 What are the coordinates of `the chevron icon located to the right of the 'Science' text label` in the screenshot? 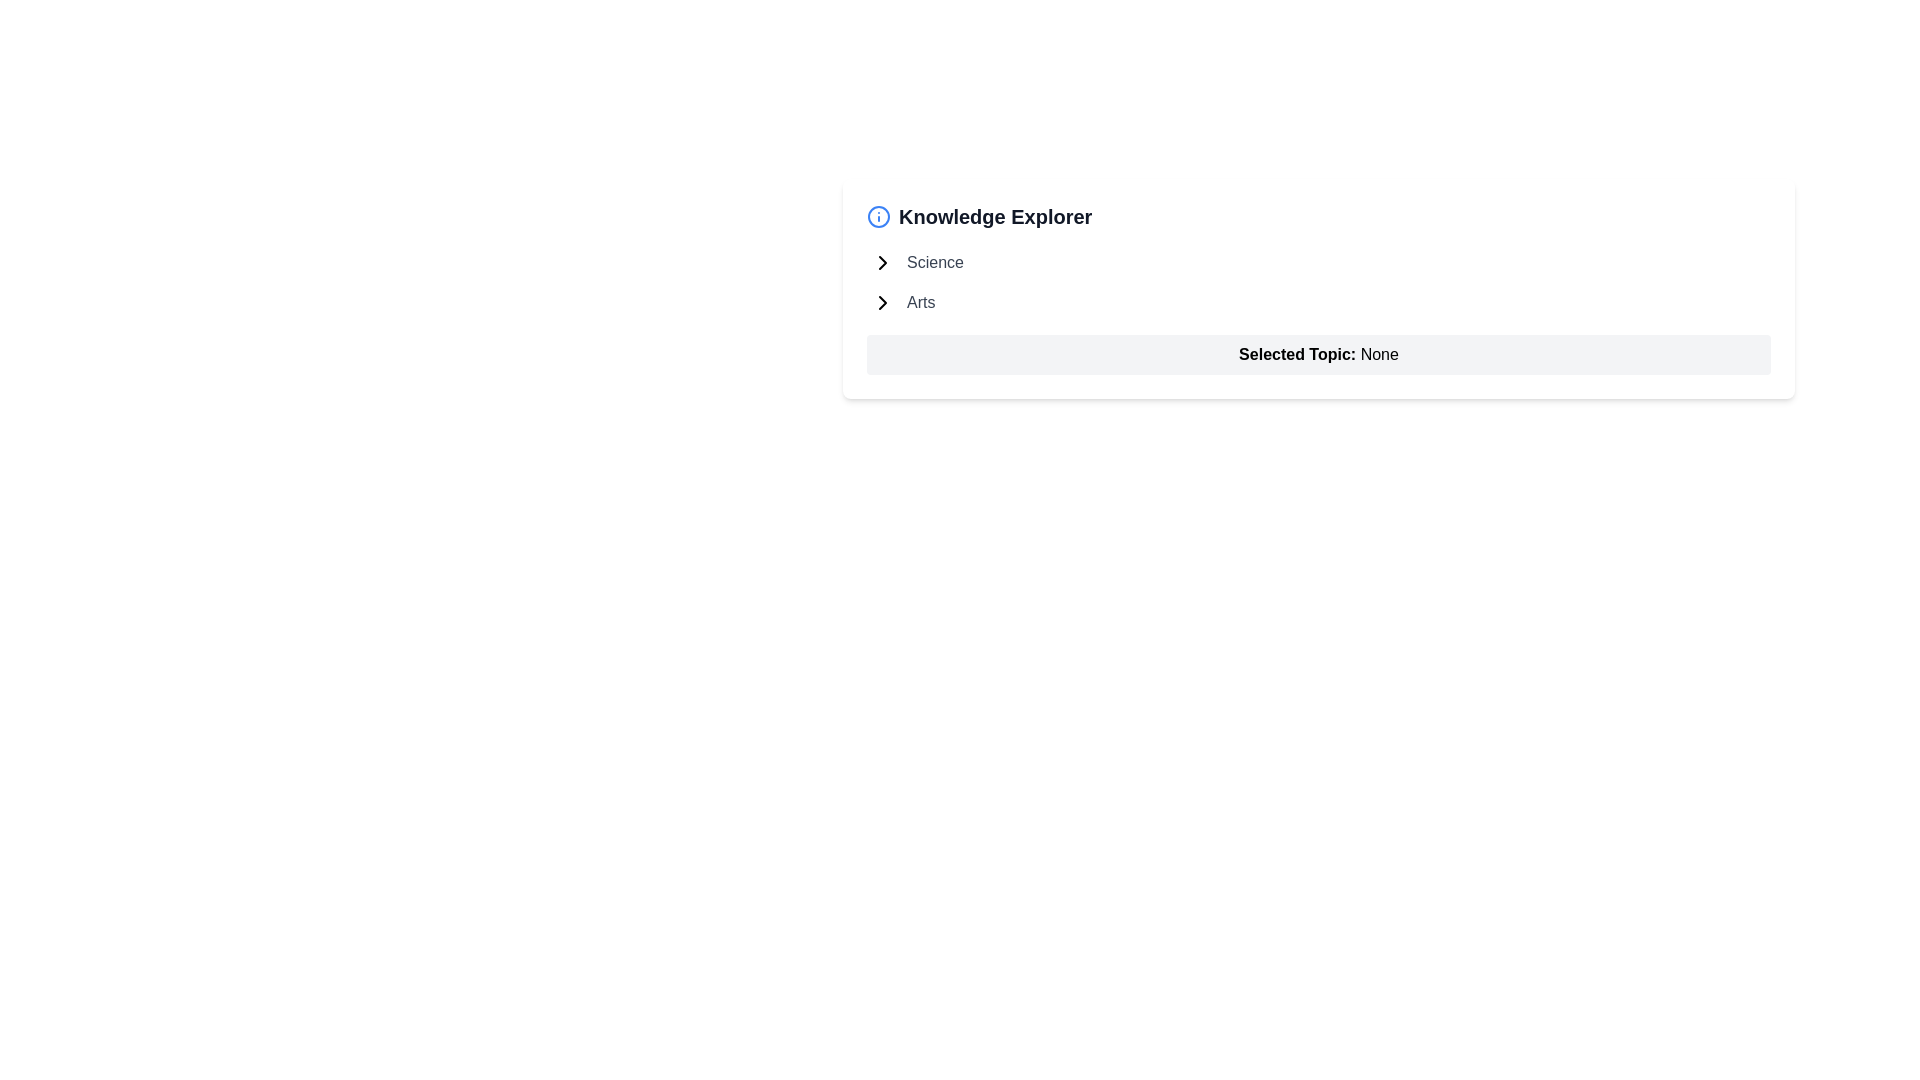 It's located at (882, 261).